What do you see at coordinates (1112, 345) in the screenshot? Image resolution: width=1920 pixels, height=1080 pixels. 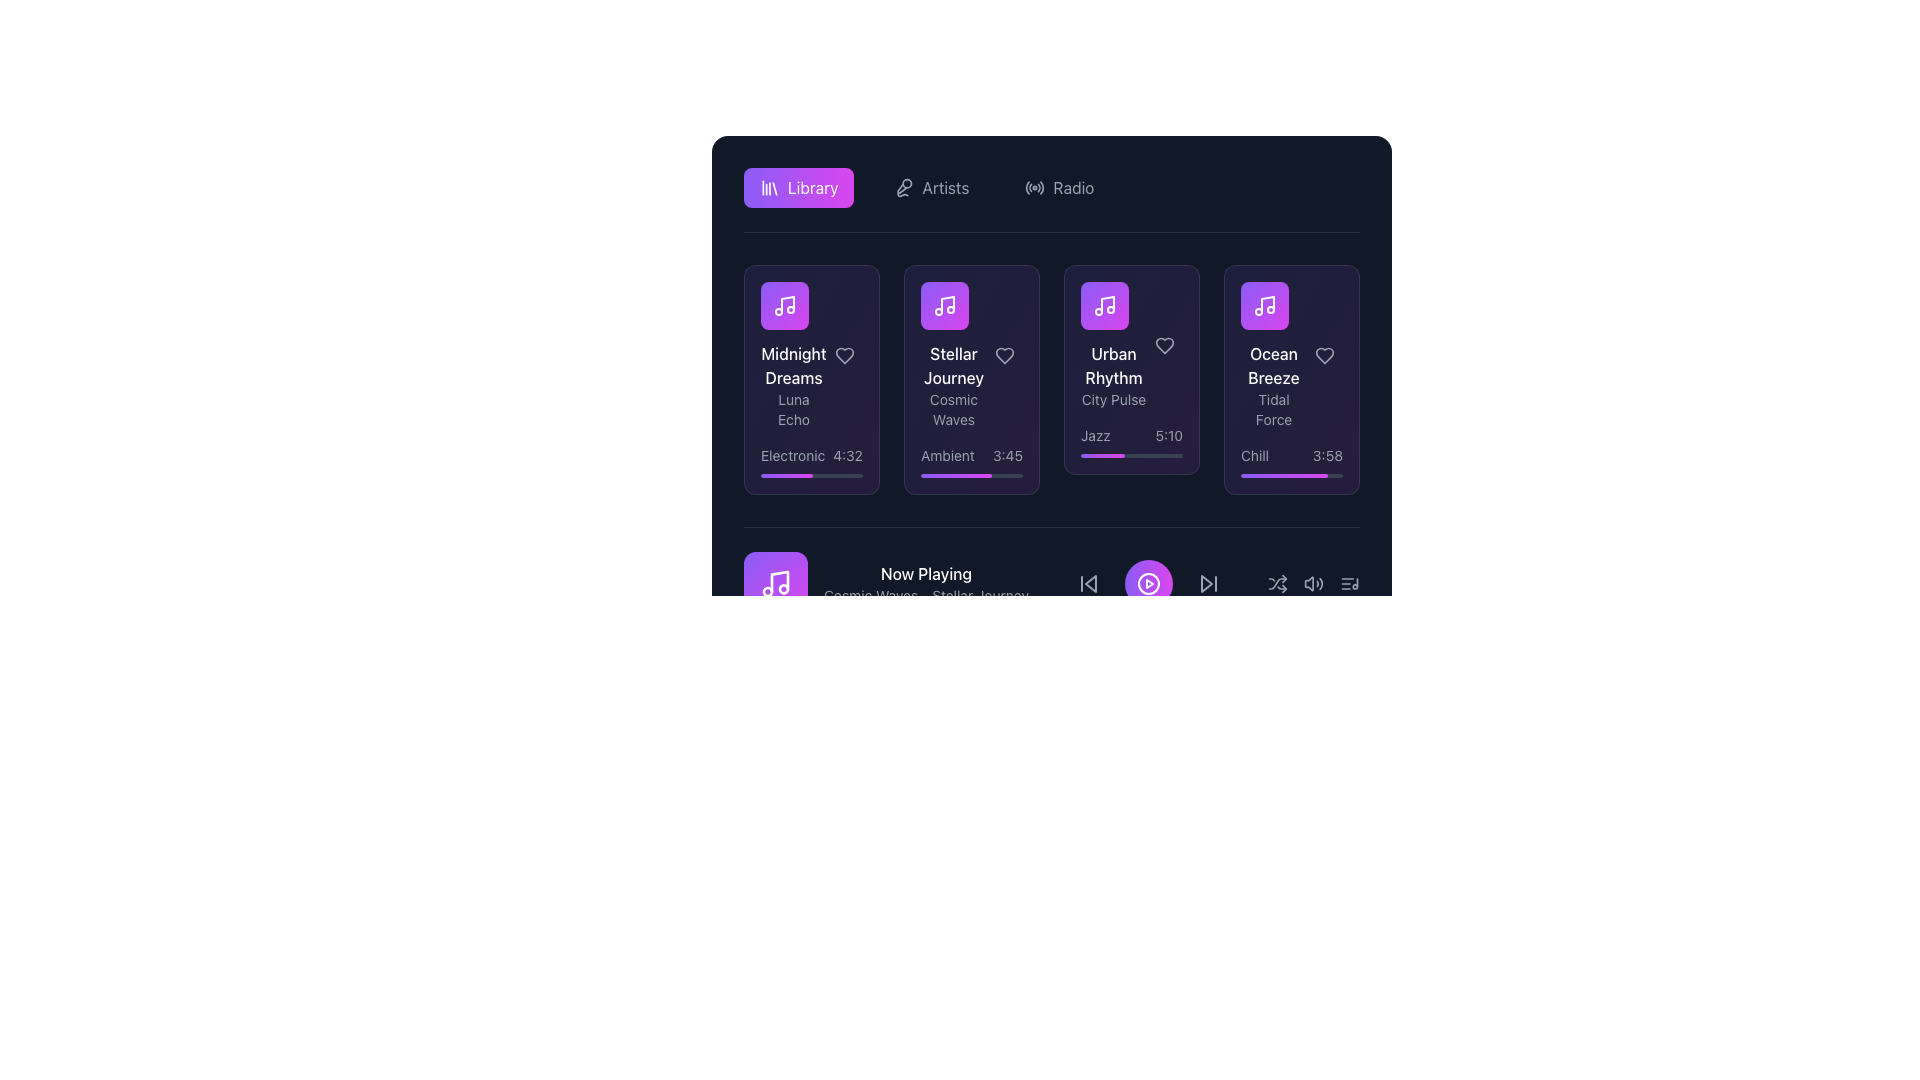 I see `the vertical card titled 'Urban Rhythm' with a dark background and a musical note icon, positioned as the third card in a horizontal list` at bounding box center [1112, 345].